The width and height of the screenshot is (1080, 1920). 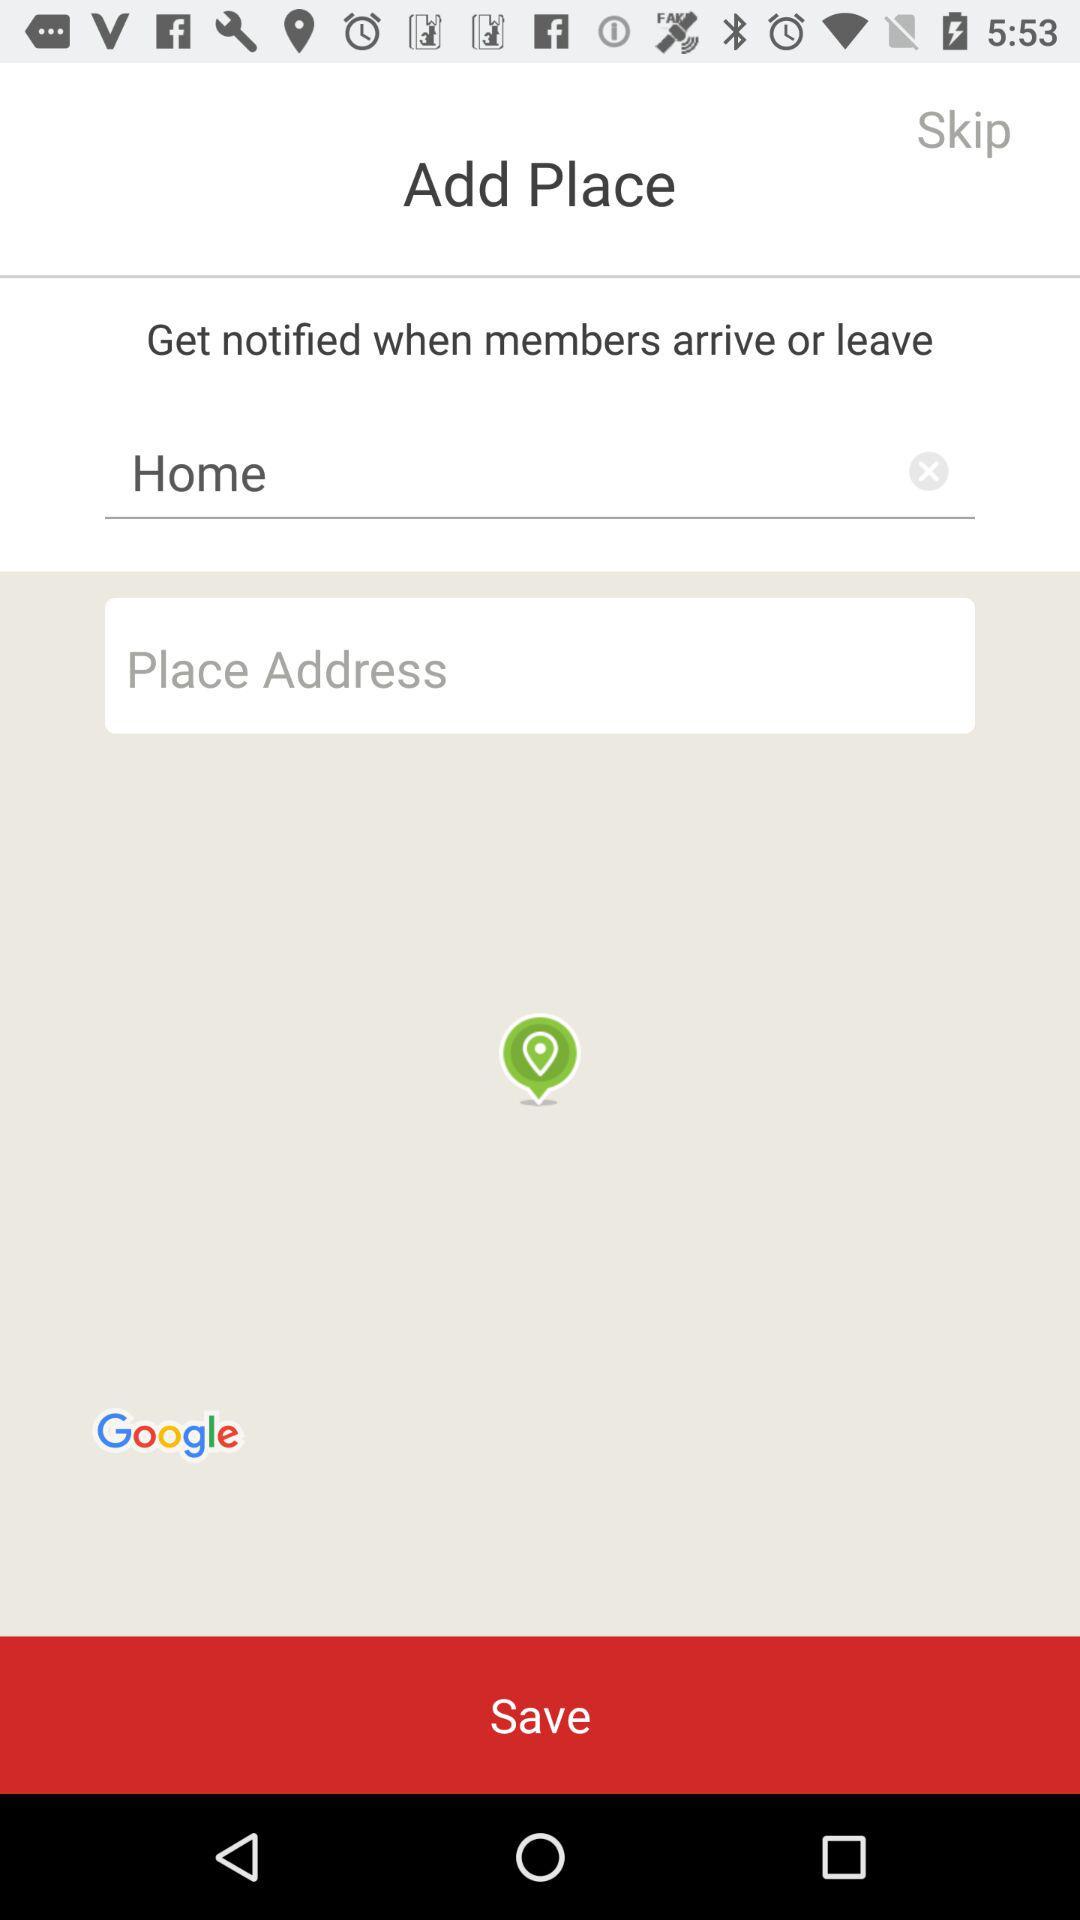 I want to click on the skip at the top right corner, so click(x=963, y=127).